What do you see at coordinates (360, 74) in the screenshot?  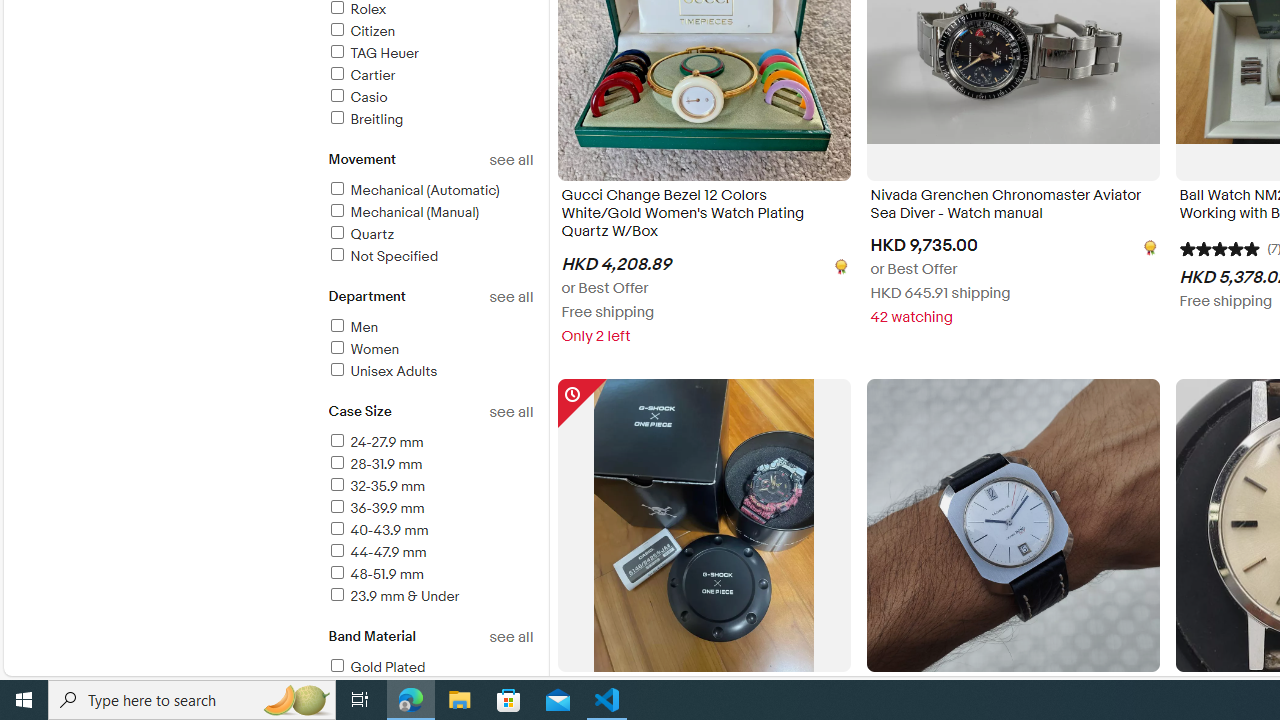 I see `'Cartier'` at bounding box center [360, 74].